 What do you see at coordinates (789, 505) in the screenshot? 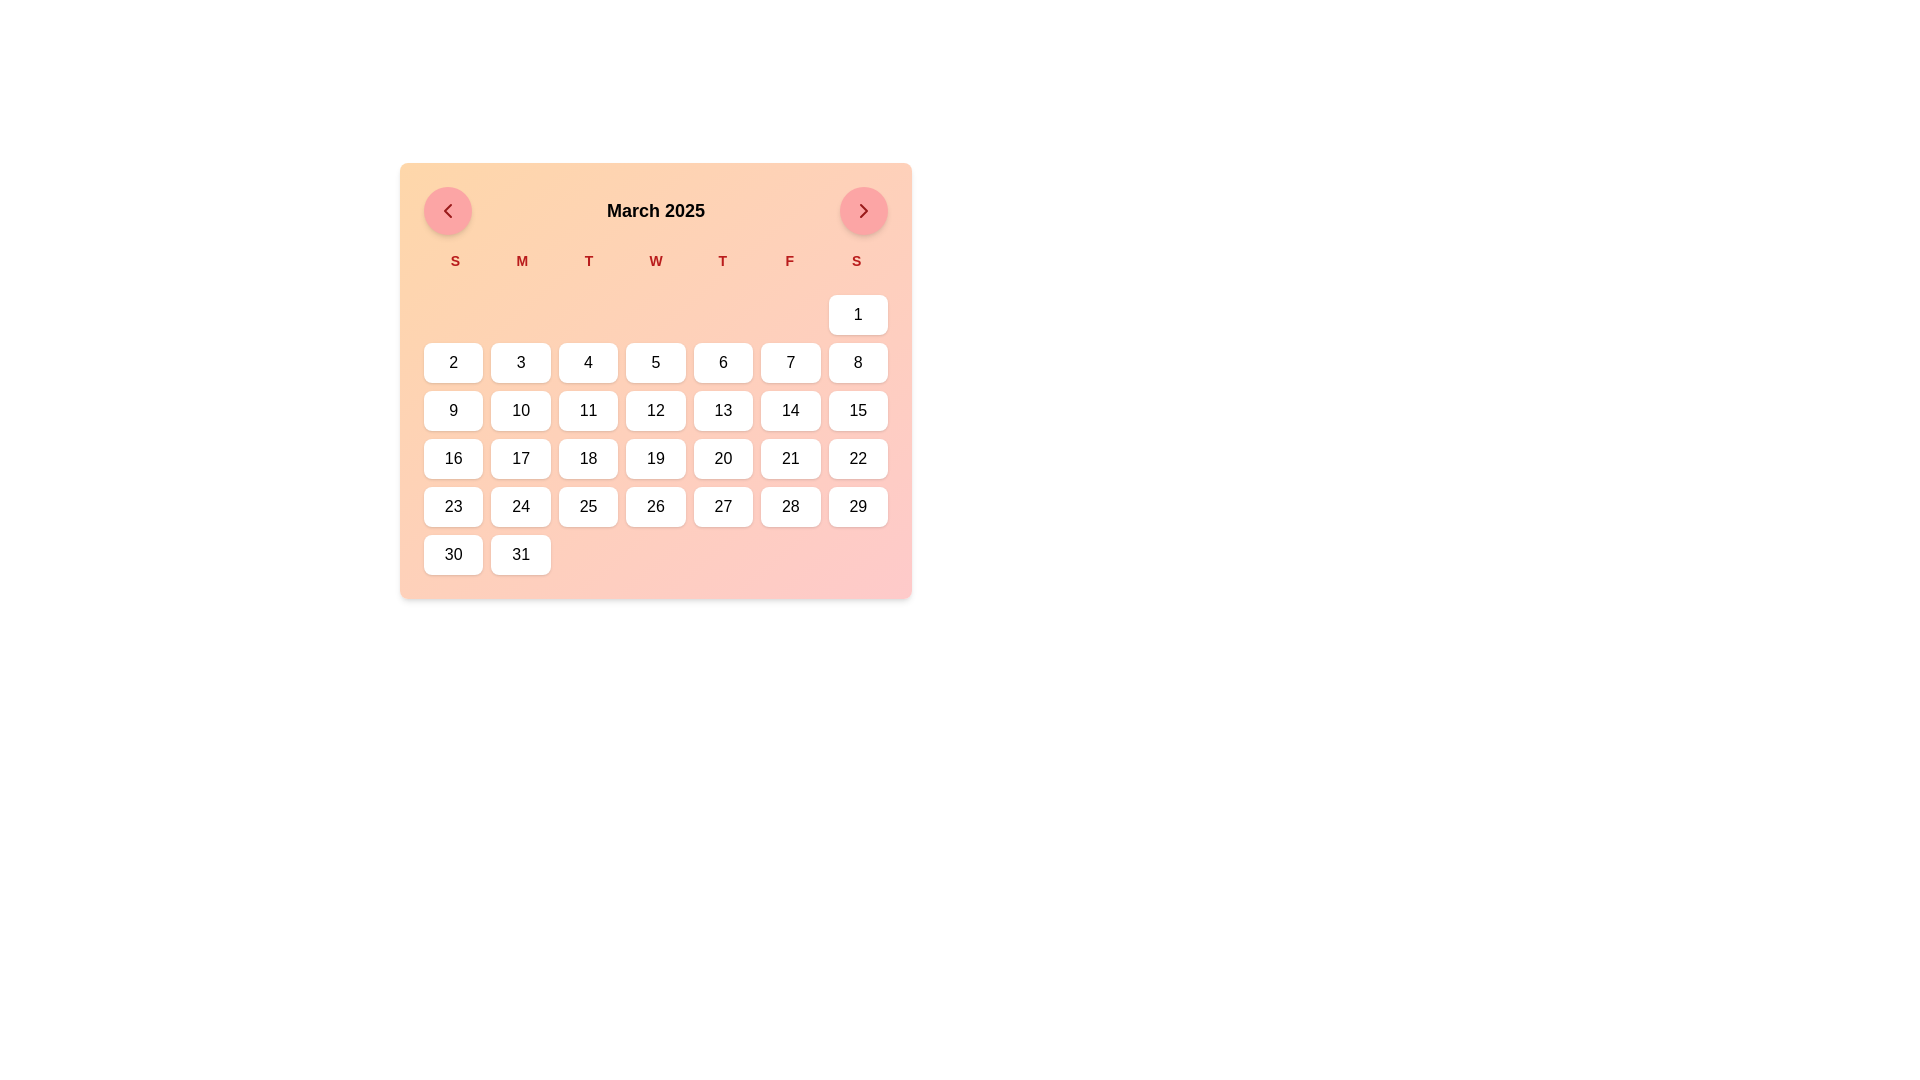
I see `the button in the calendar that selects the date '28' under March 2025` at bounding box center [789, 505].